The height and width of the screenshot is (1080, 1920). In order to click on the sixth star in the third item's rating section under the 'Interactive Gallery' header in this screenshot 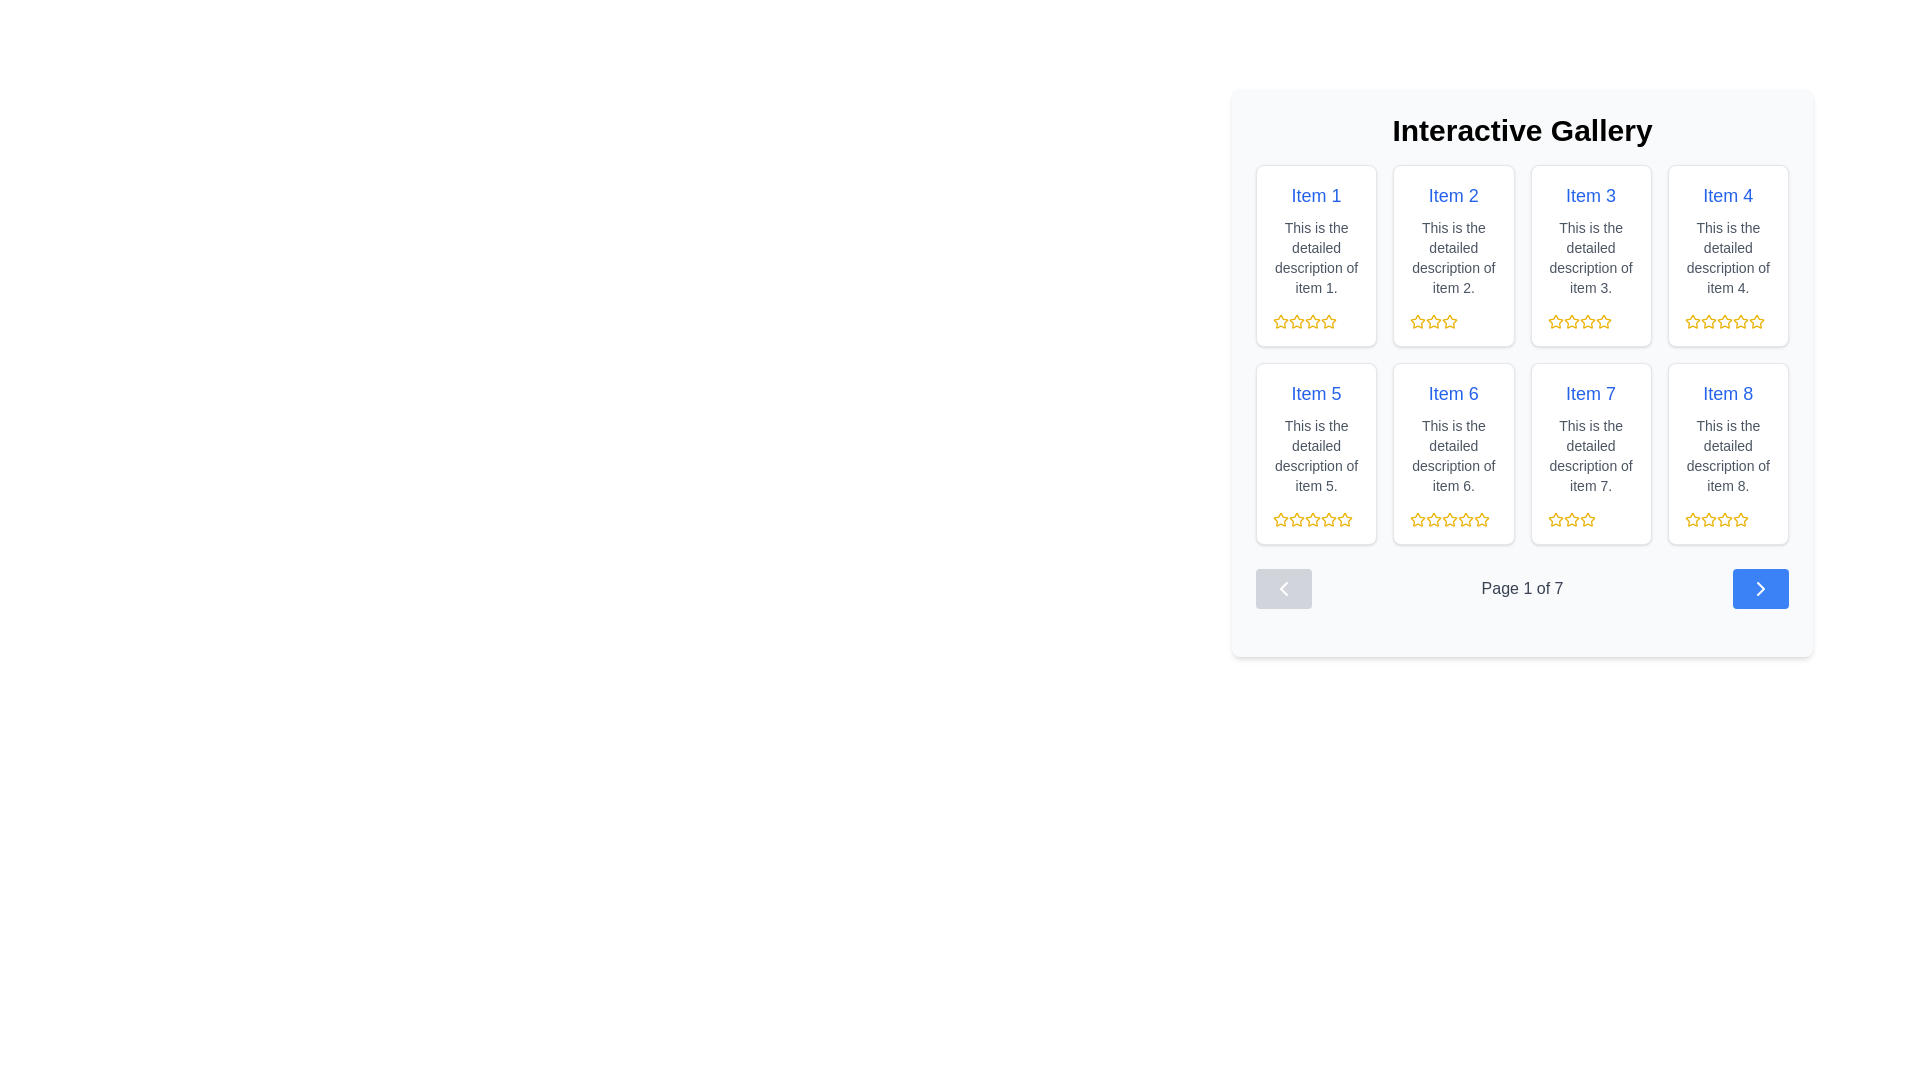, I will do `click(1603, 320)`.